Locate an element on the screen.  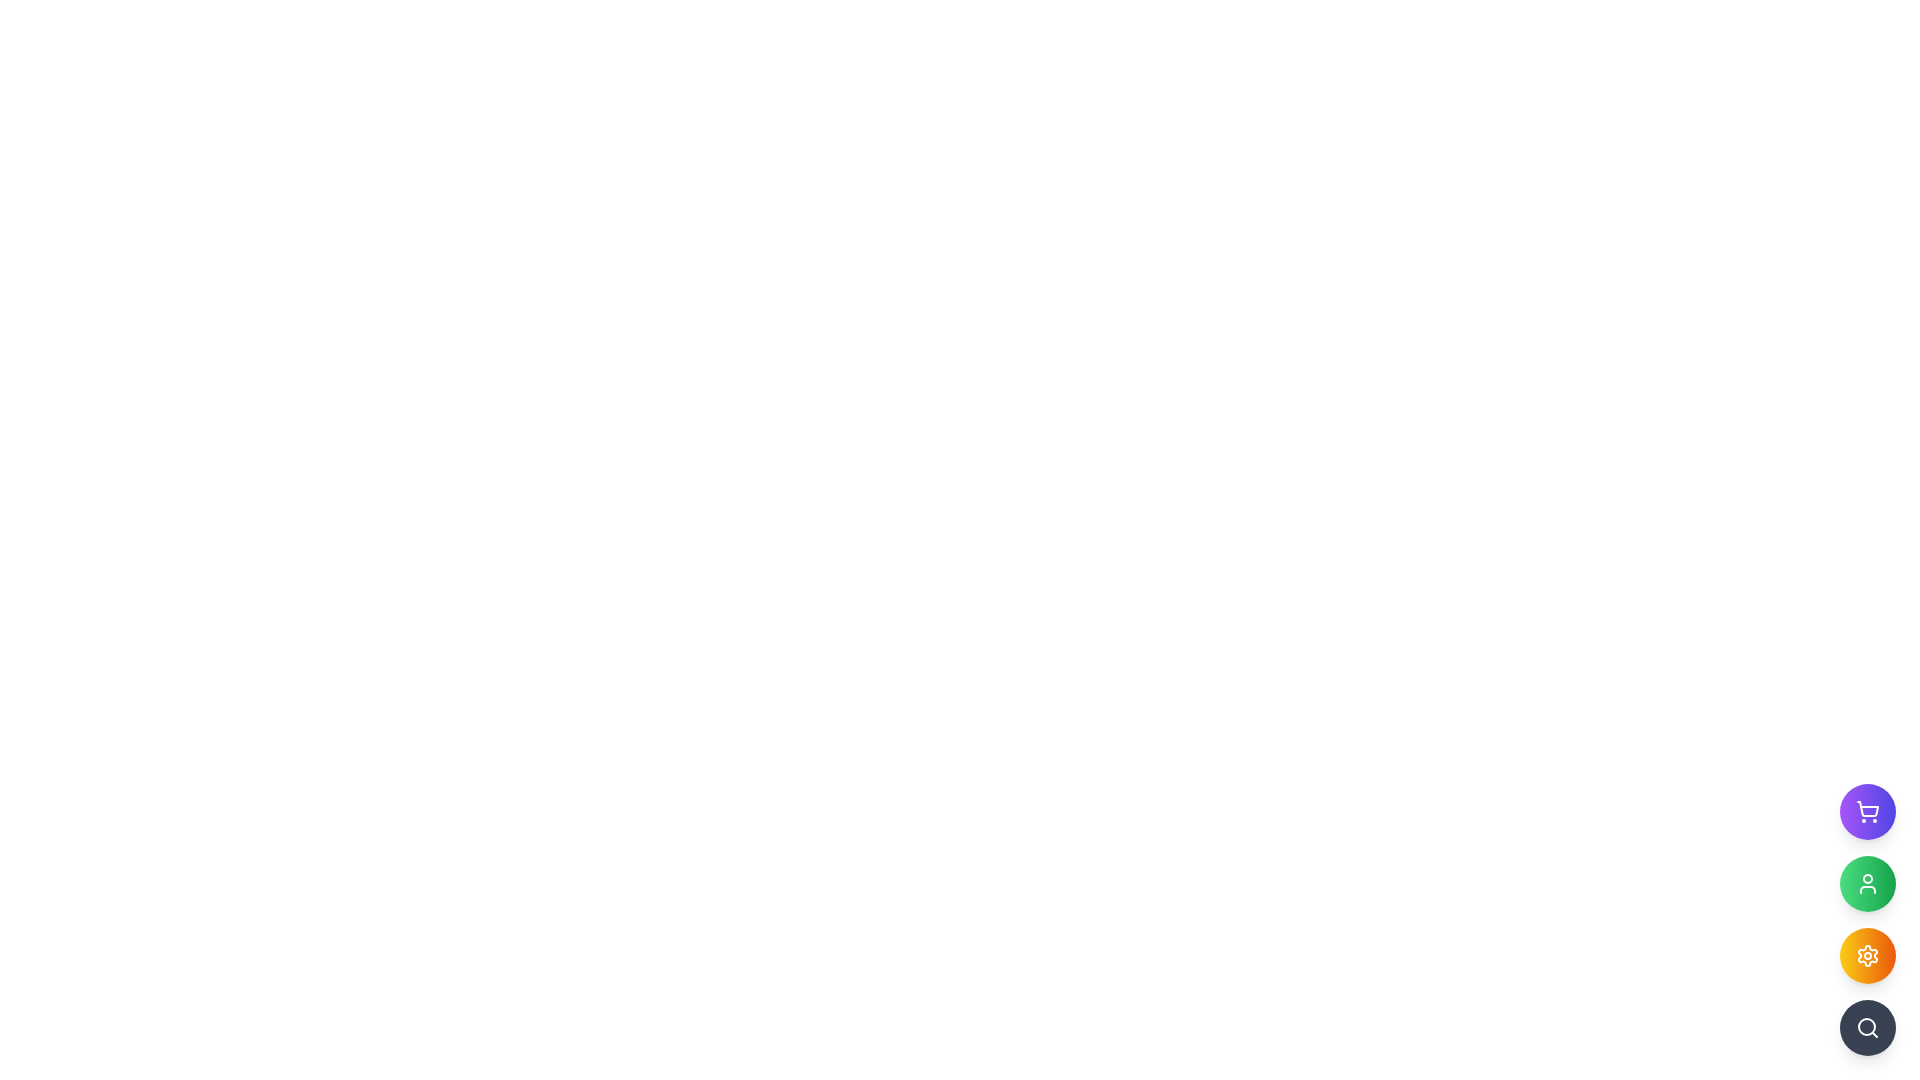
the topmost button in the vertical stack of round buttons near the bottom-right corner is located at coordinates (1866, 812).